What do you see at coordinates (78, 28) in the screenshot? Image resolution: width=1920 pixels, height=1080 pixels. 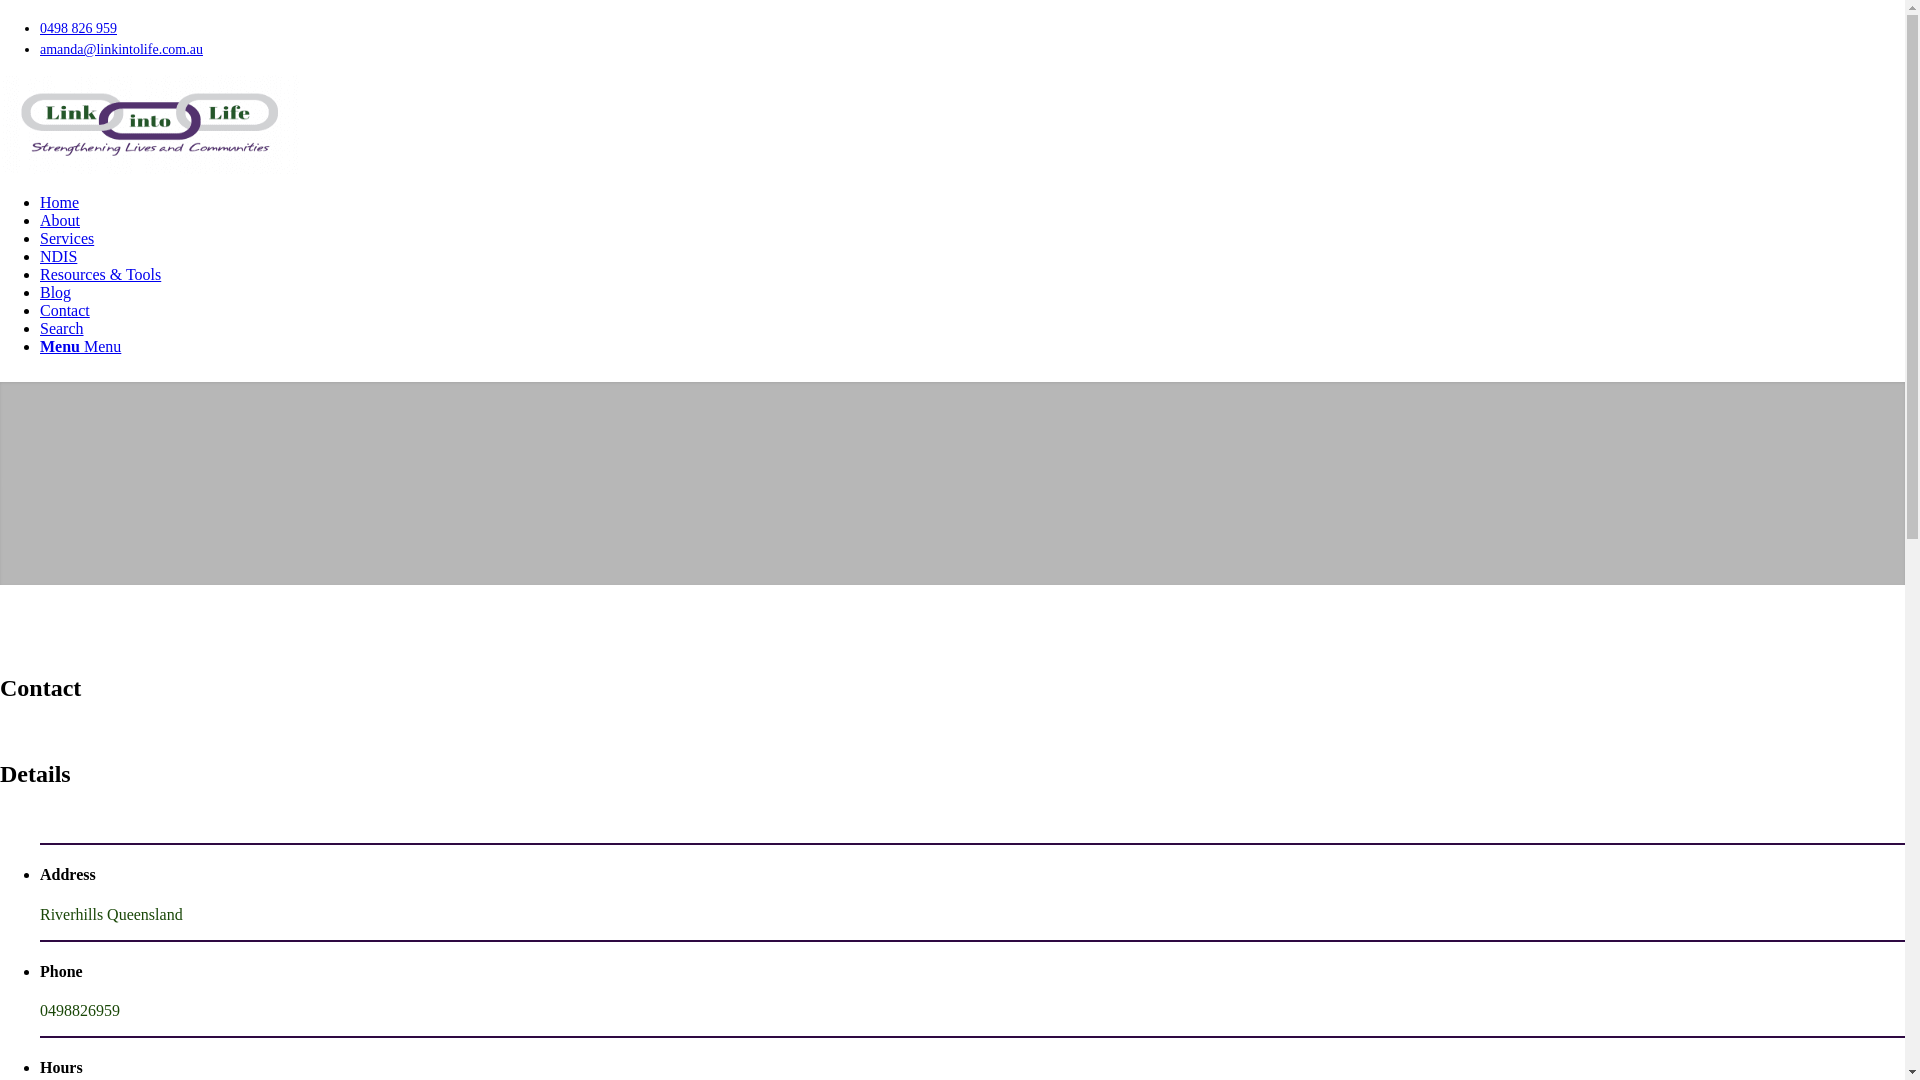 I see `'0498 826 959'` at bounding box center [78, 28].